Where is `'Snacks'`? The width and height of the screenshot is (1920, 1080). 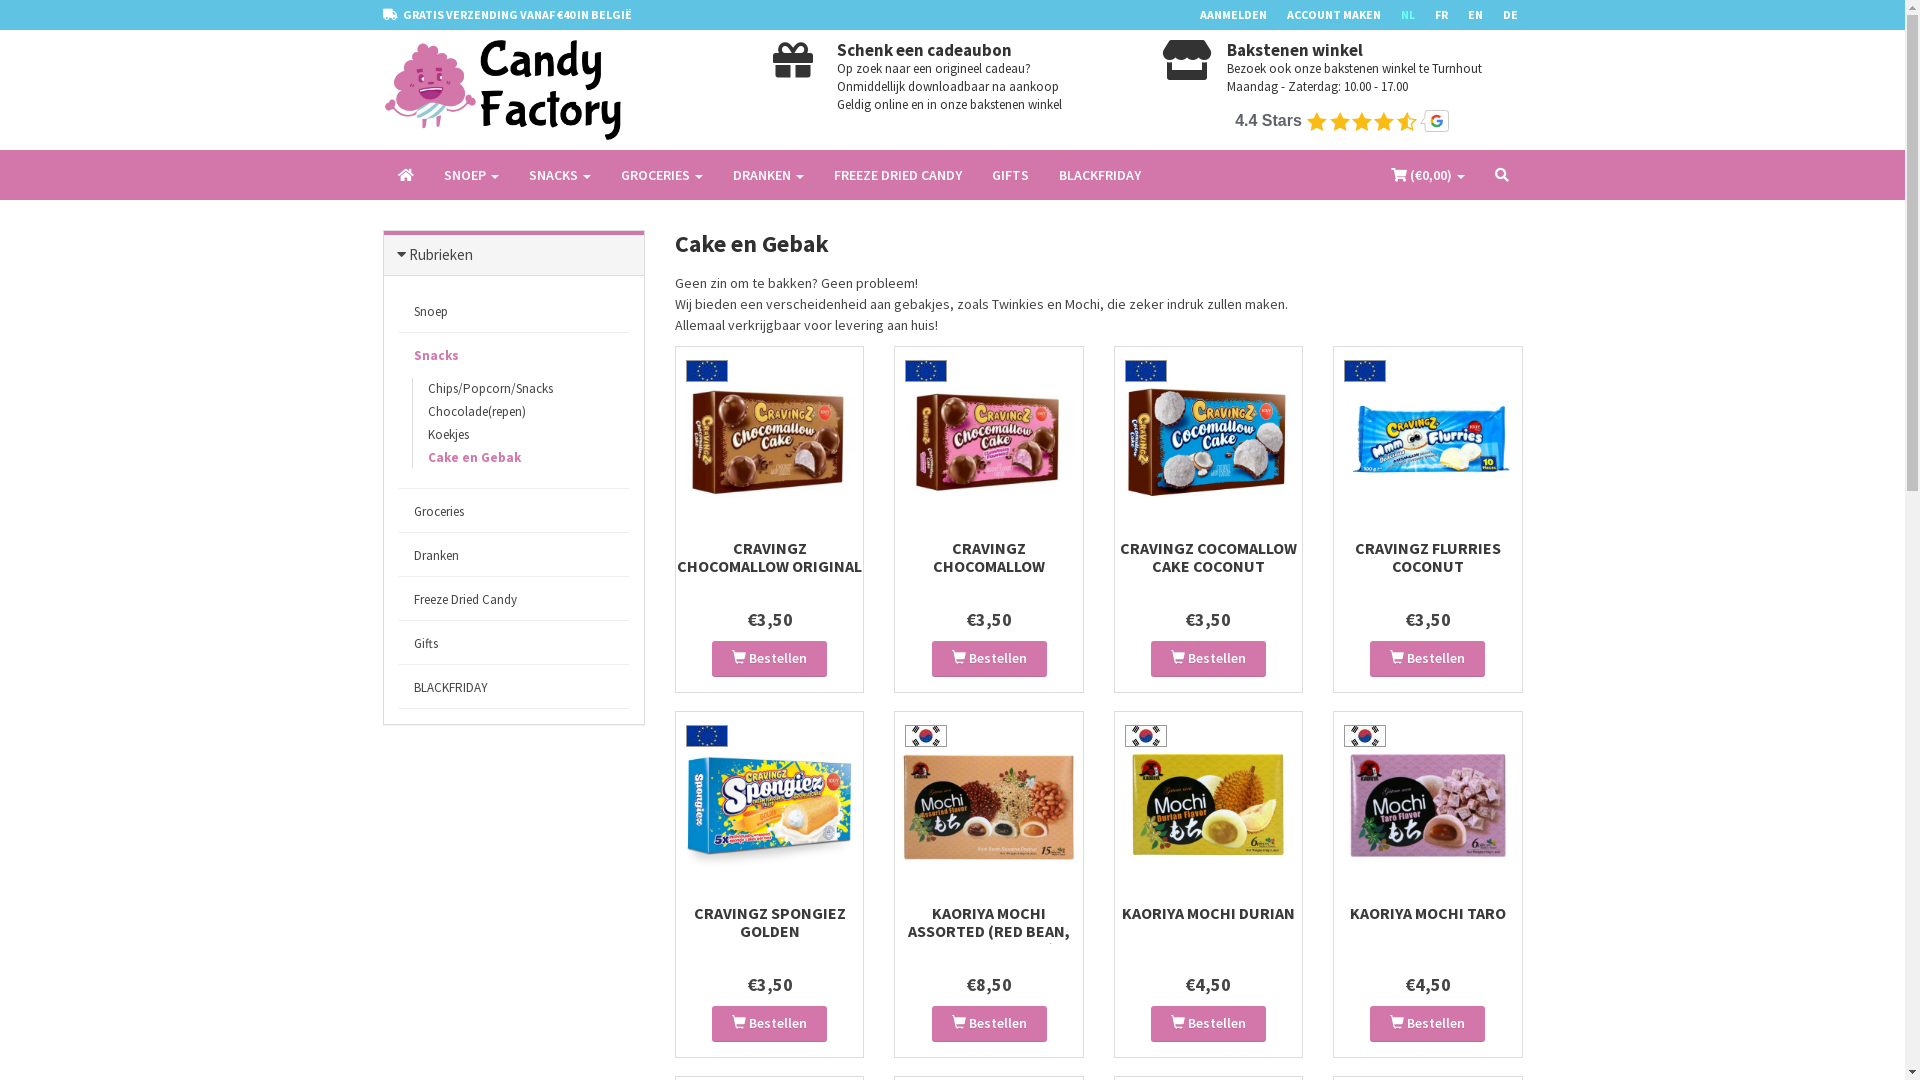 'Snacks' is located at coordinates (513, 354).